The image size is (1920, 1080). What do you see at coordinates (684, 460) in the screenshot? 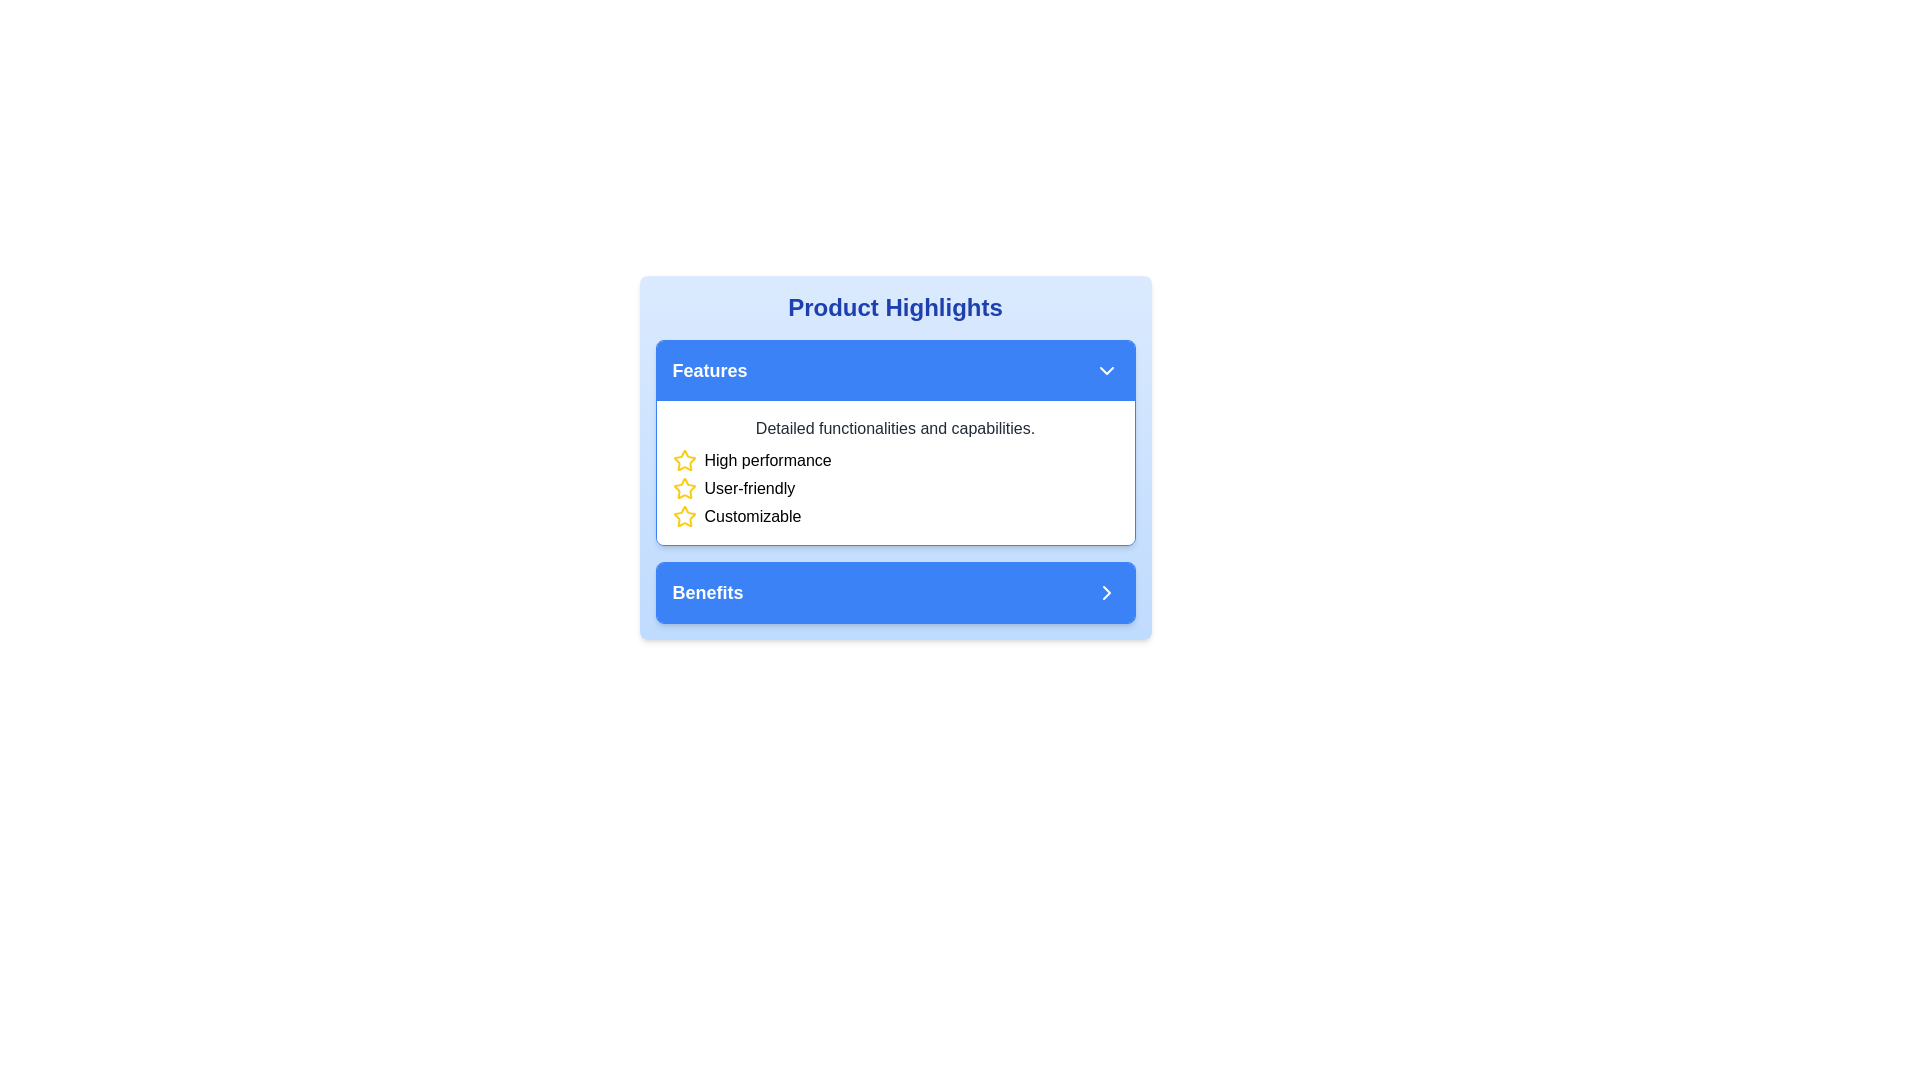
I see `the star-shaped icon representing 'User-friendly' in the 'Features' section of the 'Product Highlights' area` at bounding box center [684, 460].